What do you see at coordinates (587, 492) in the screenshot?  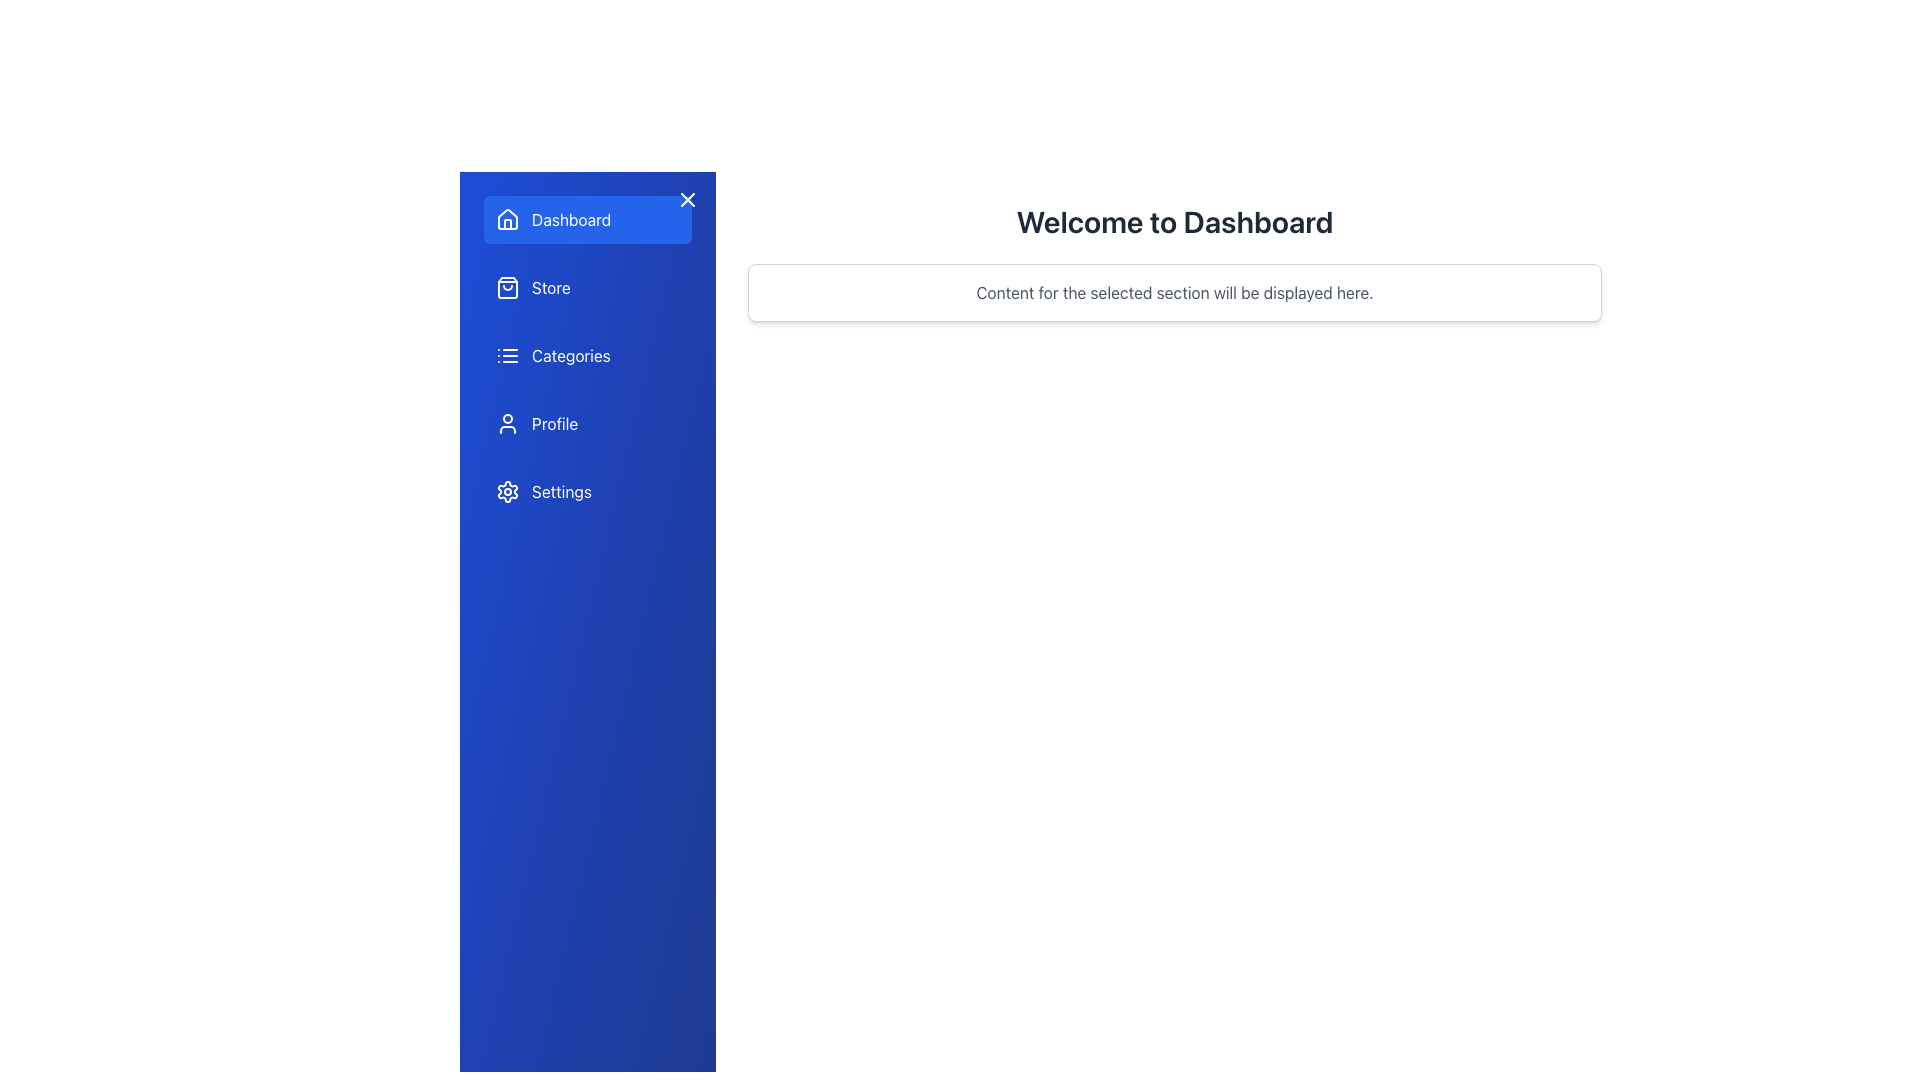 I see `the 'Settings' interactive menu button, which features a gear icon and is styled with a blue background and white text` at bounding box center [587, 492].